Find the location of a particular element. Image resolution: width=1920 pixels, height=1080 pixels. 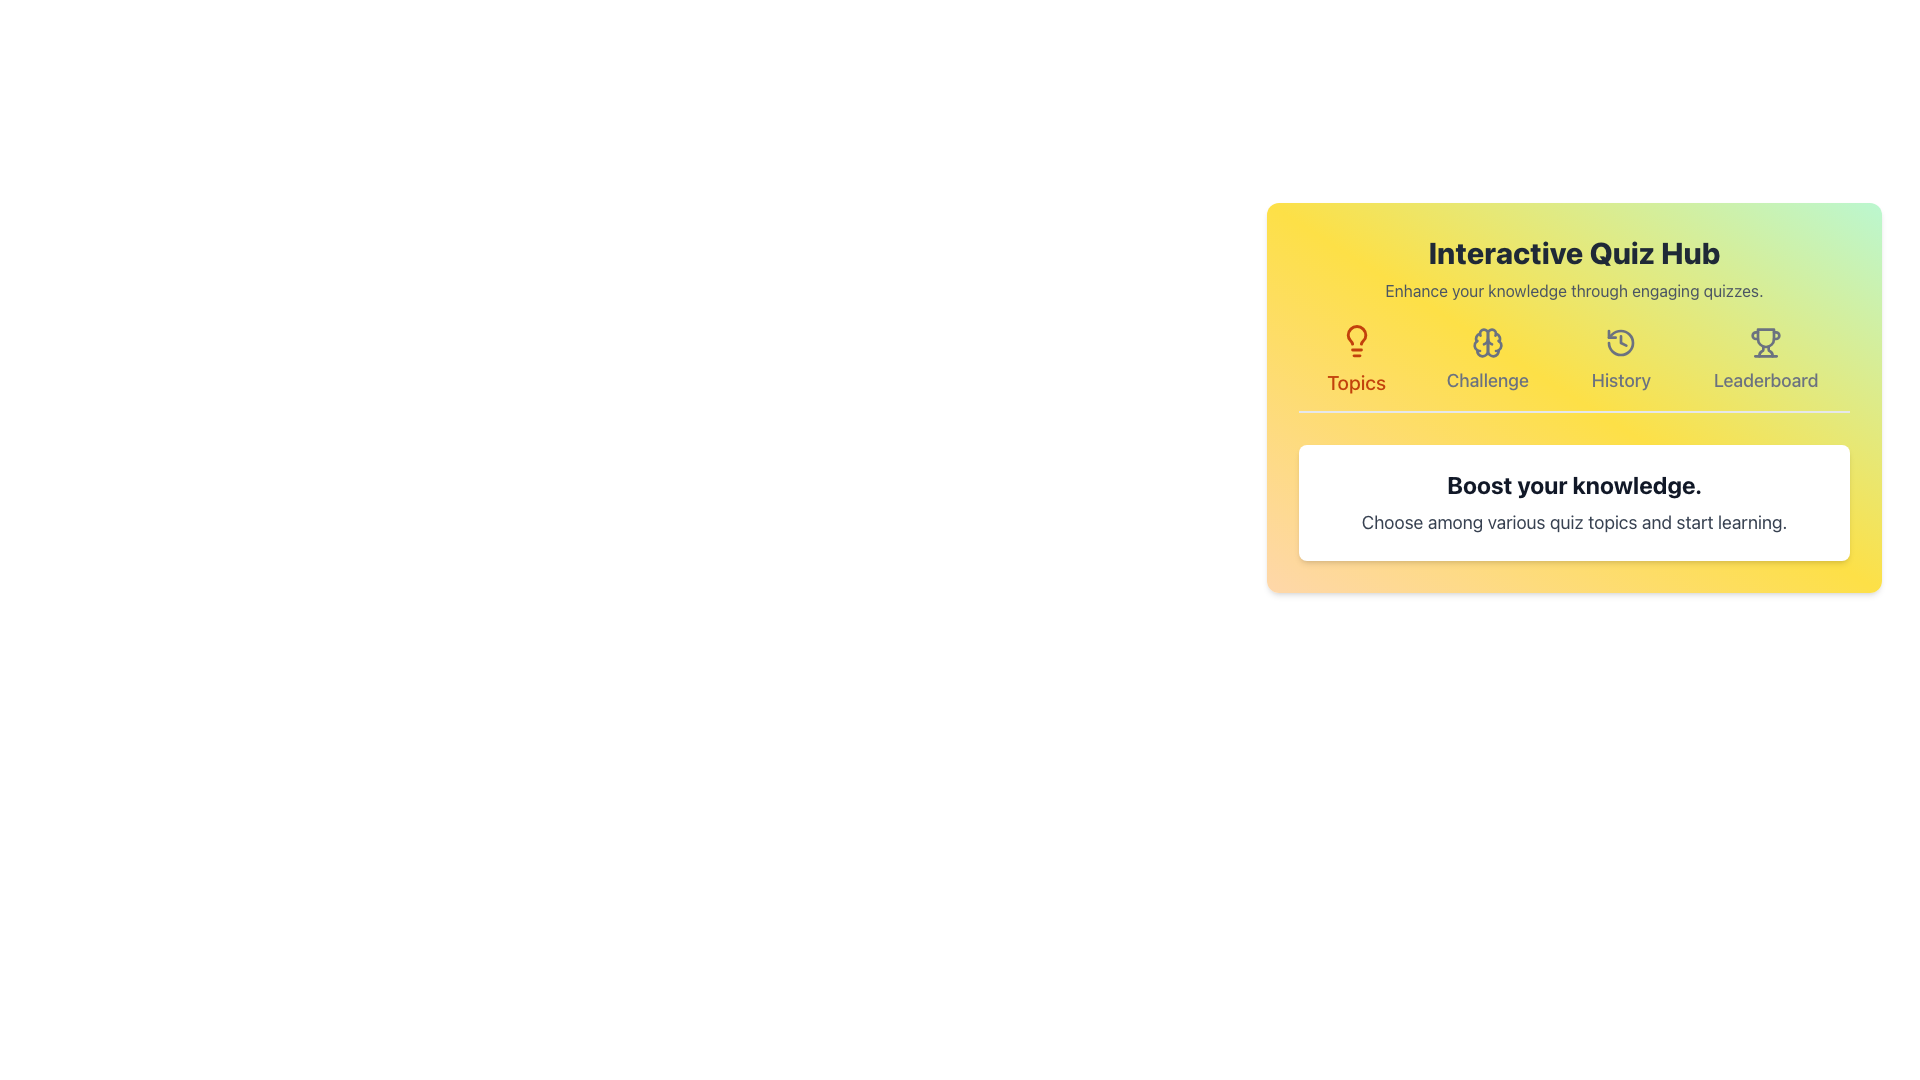

the 'History' menu item is located at coordinates (1621, 361).